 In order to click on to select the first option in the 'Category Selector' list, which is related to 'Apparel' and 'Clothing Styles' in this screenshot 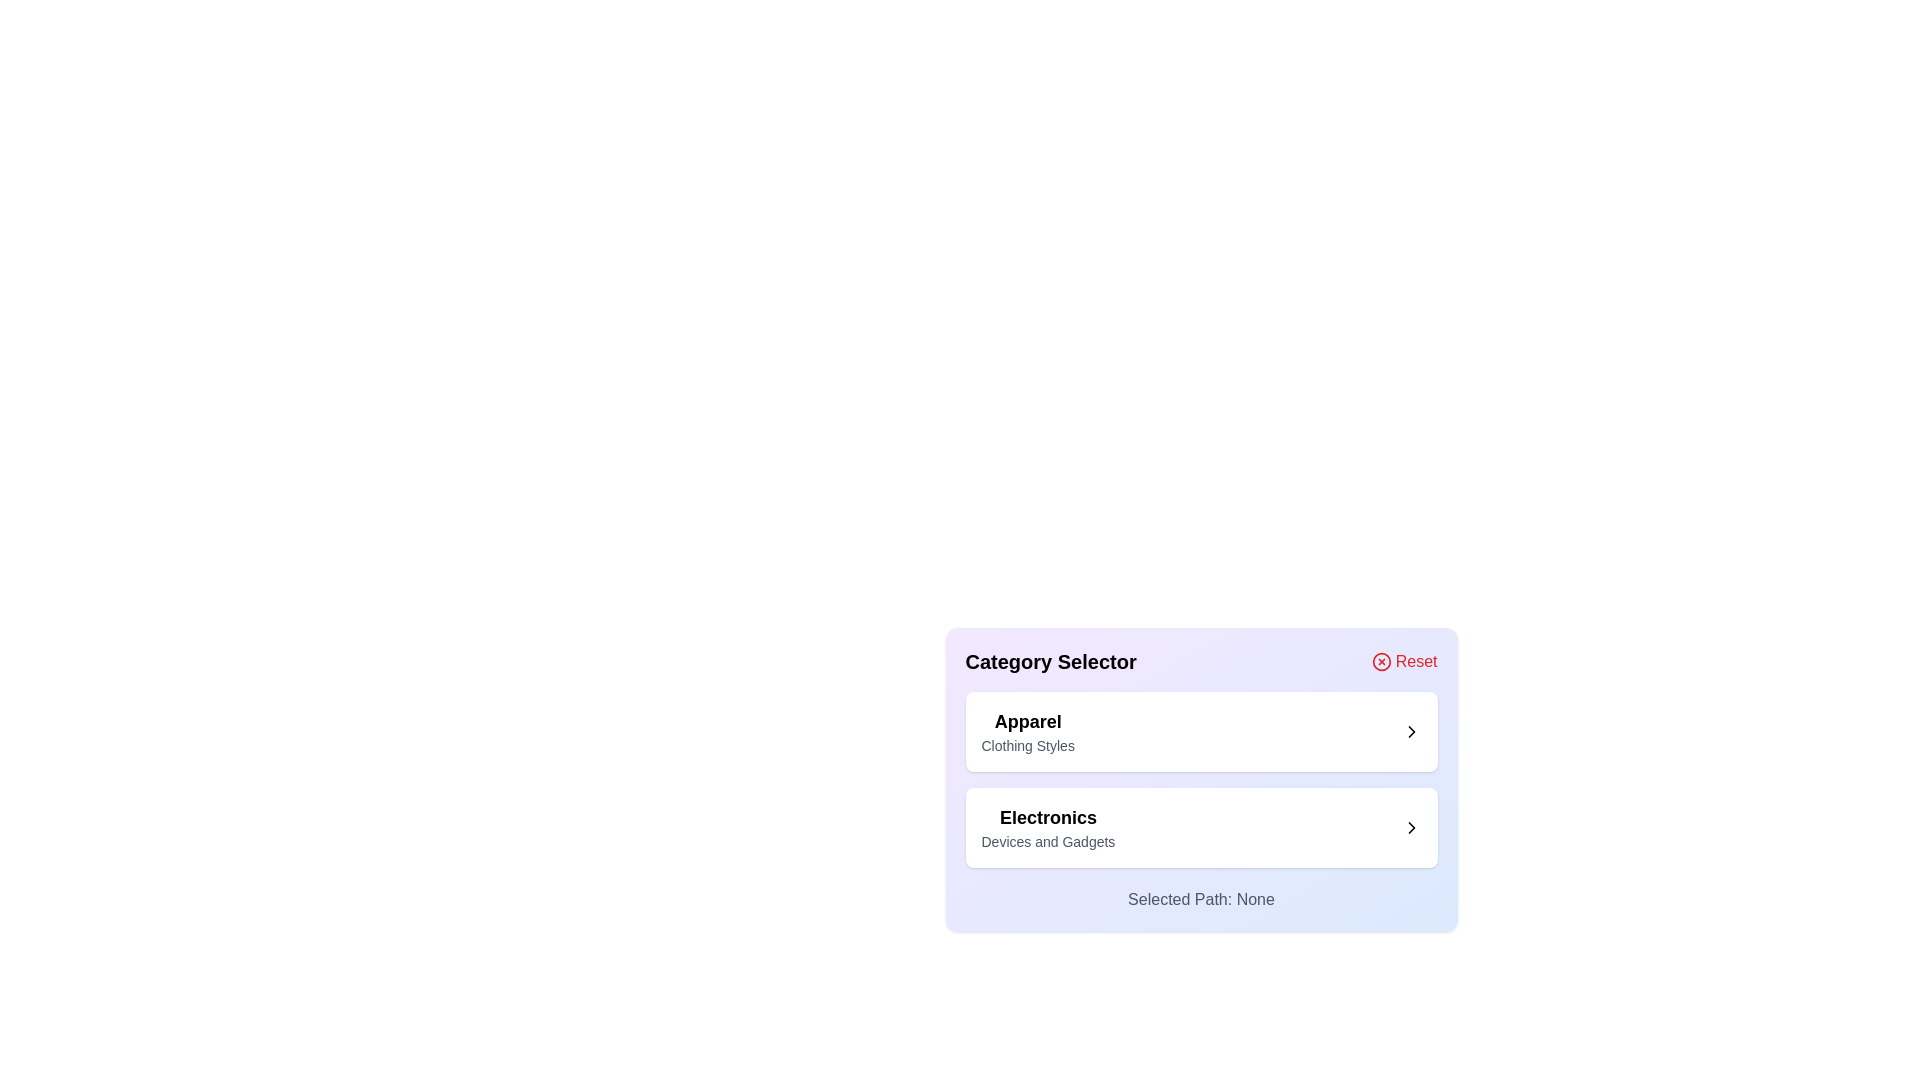, I will do `click(1027, 732)`.